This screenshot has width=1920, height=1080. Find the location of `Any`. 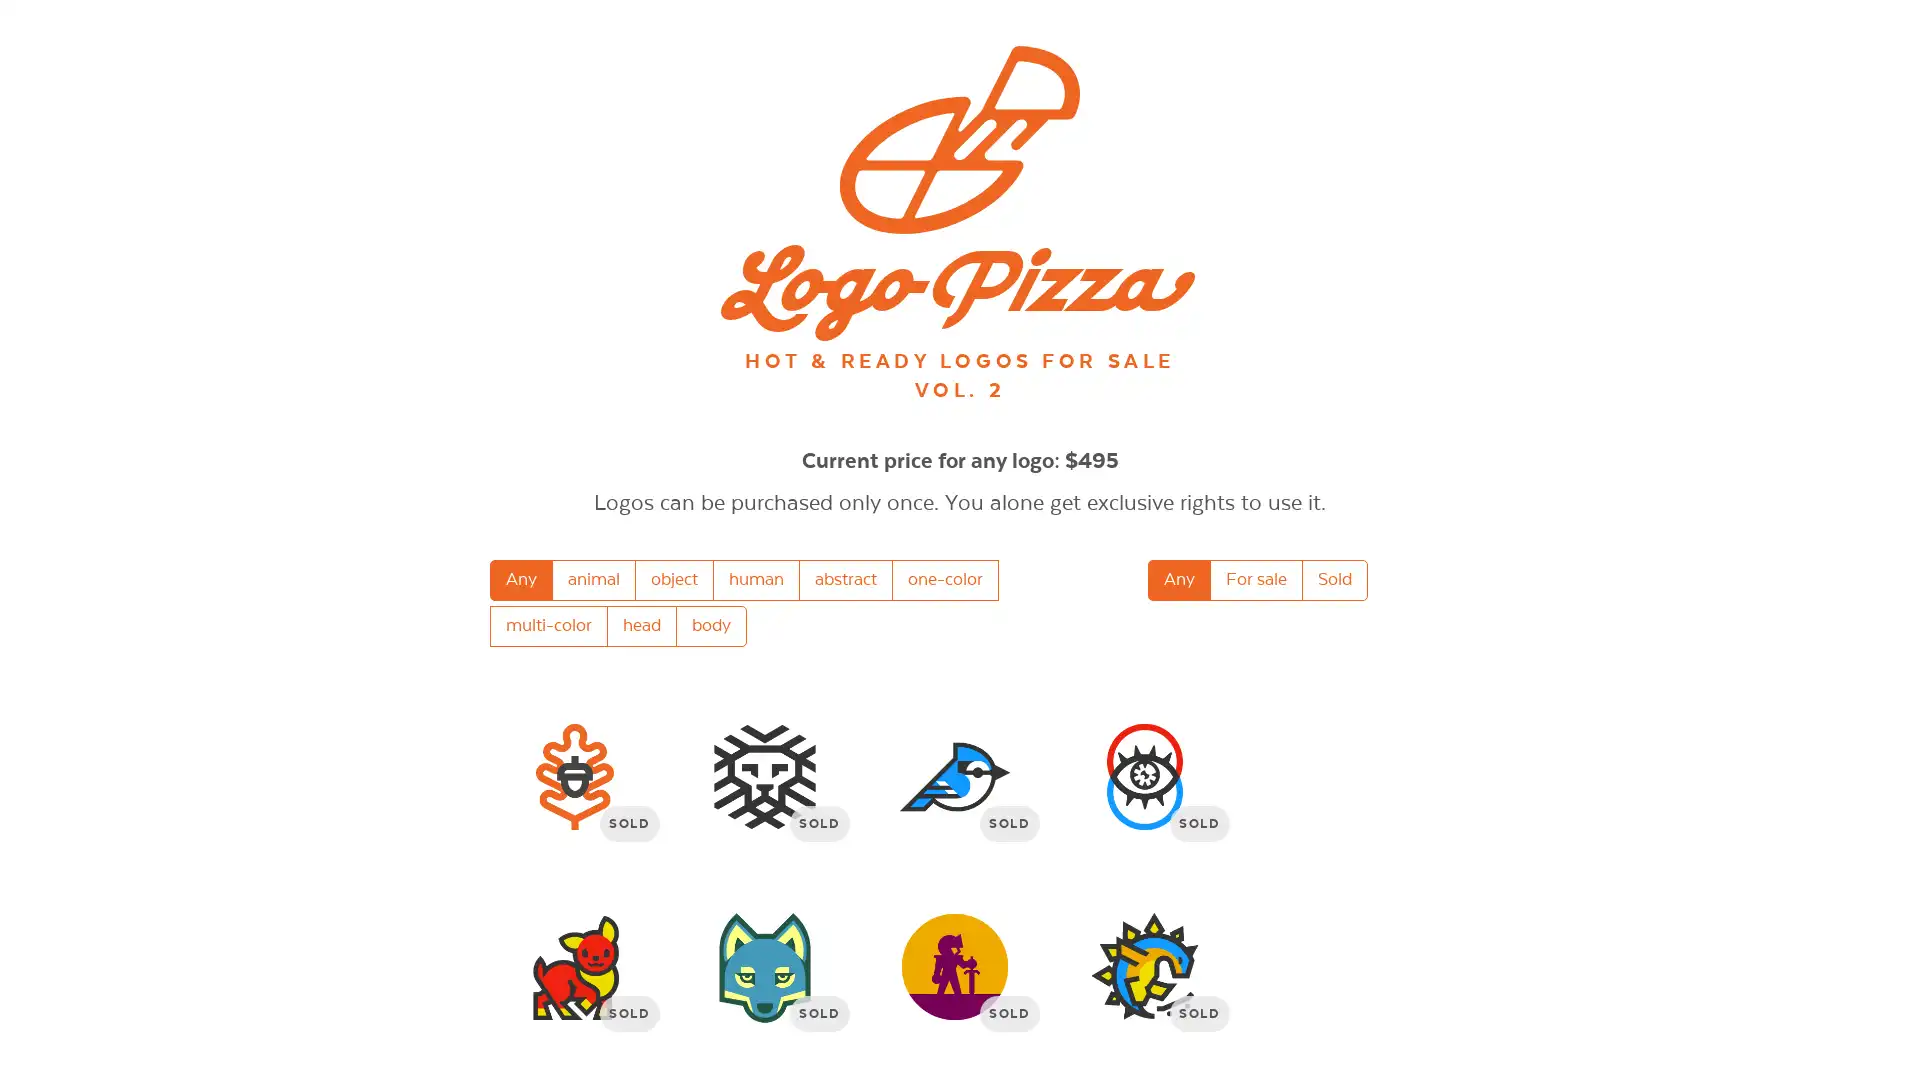

Any is located at coordinates (1179, 580).